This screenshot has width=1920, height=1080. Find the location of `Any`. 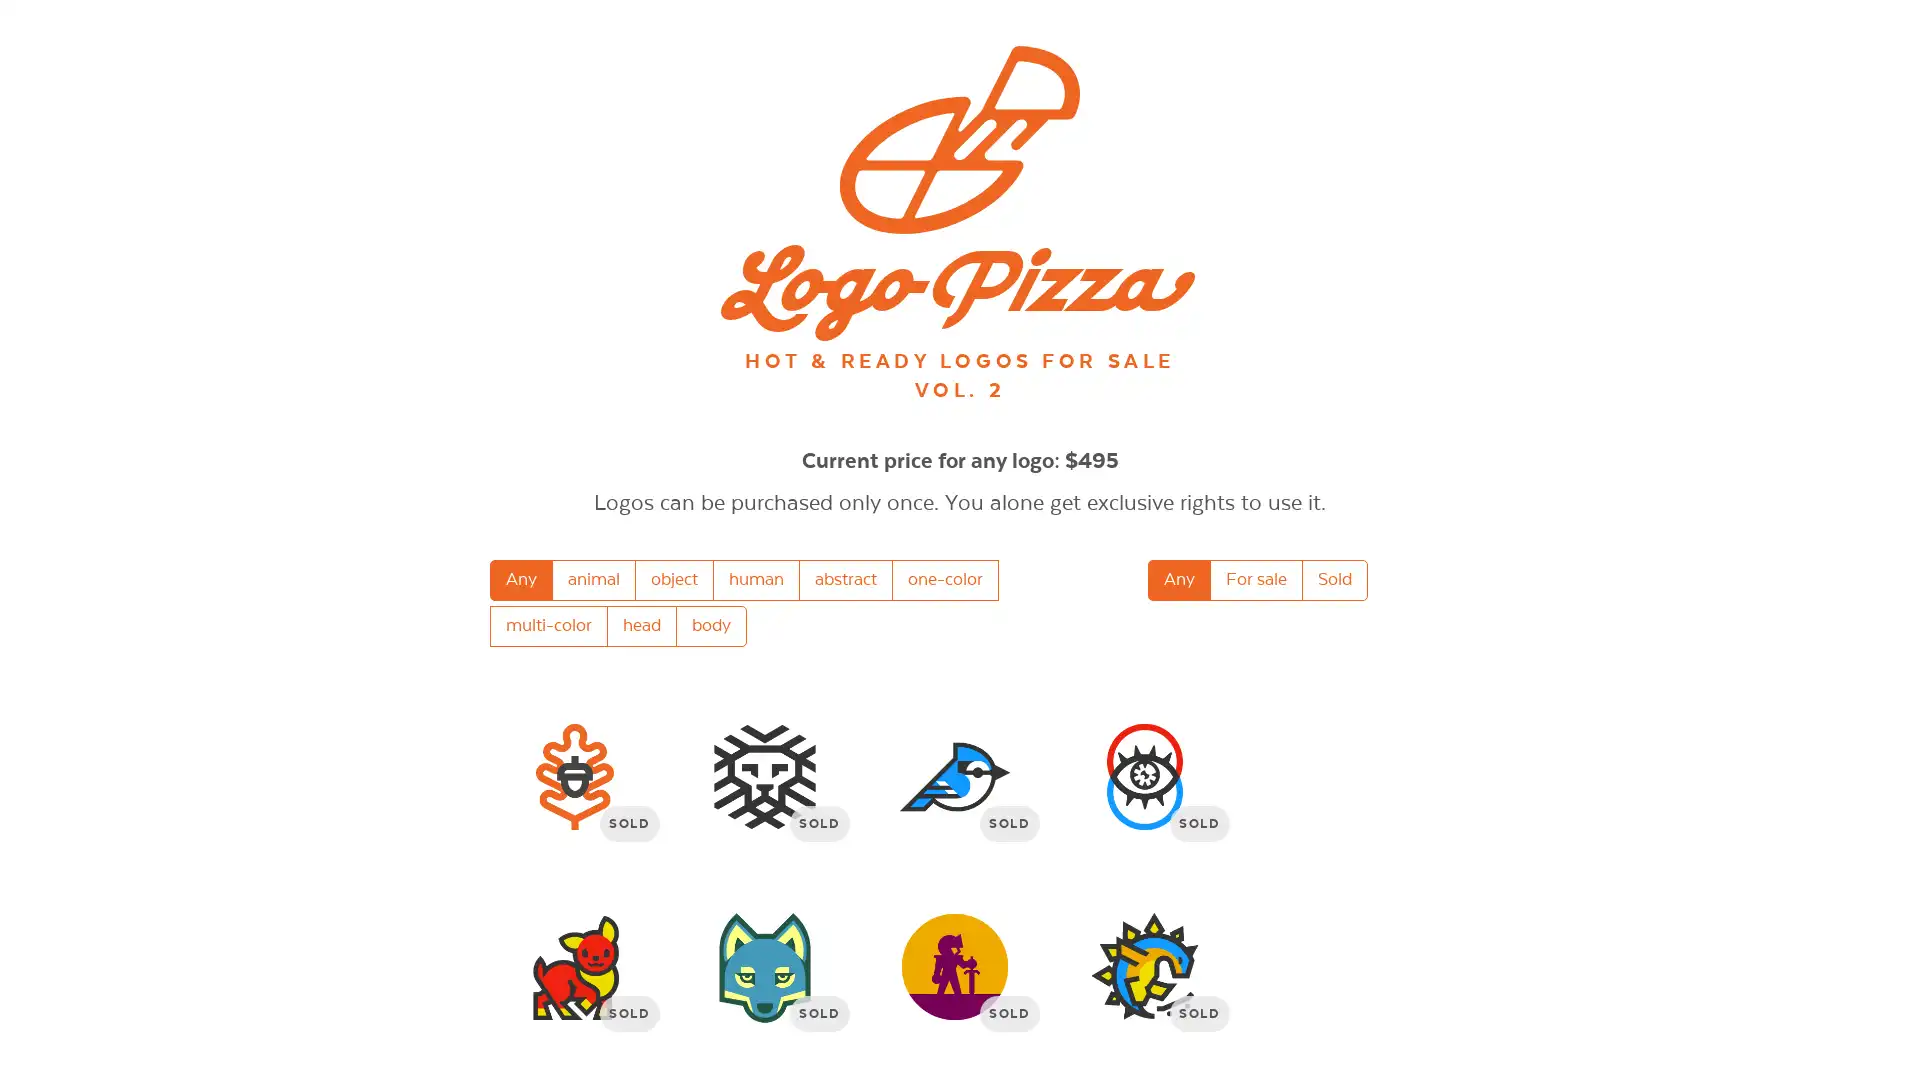

Any is located at coordinates (1179, 580).